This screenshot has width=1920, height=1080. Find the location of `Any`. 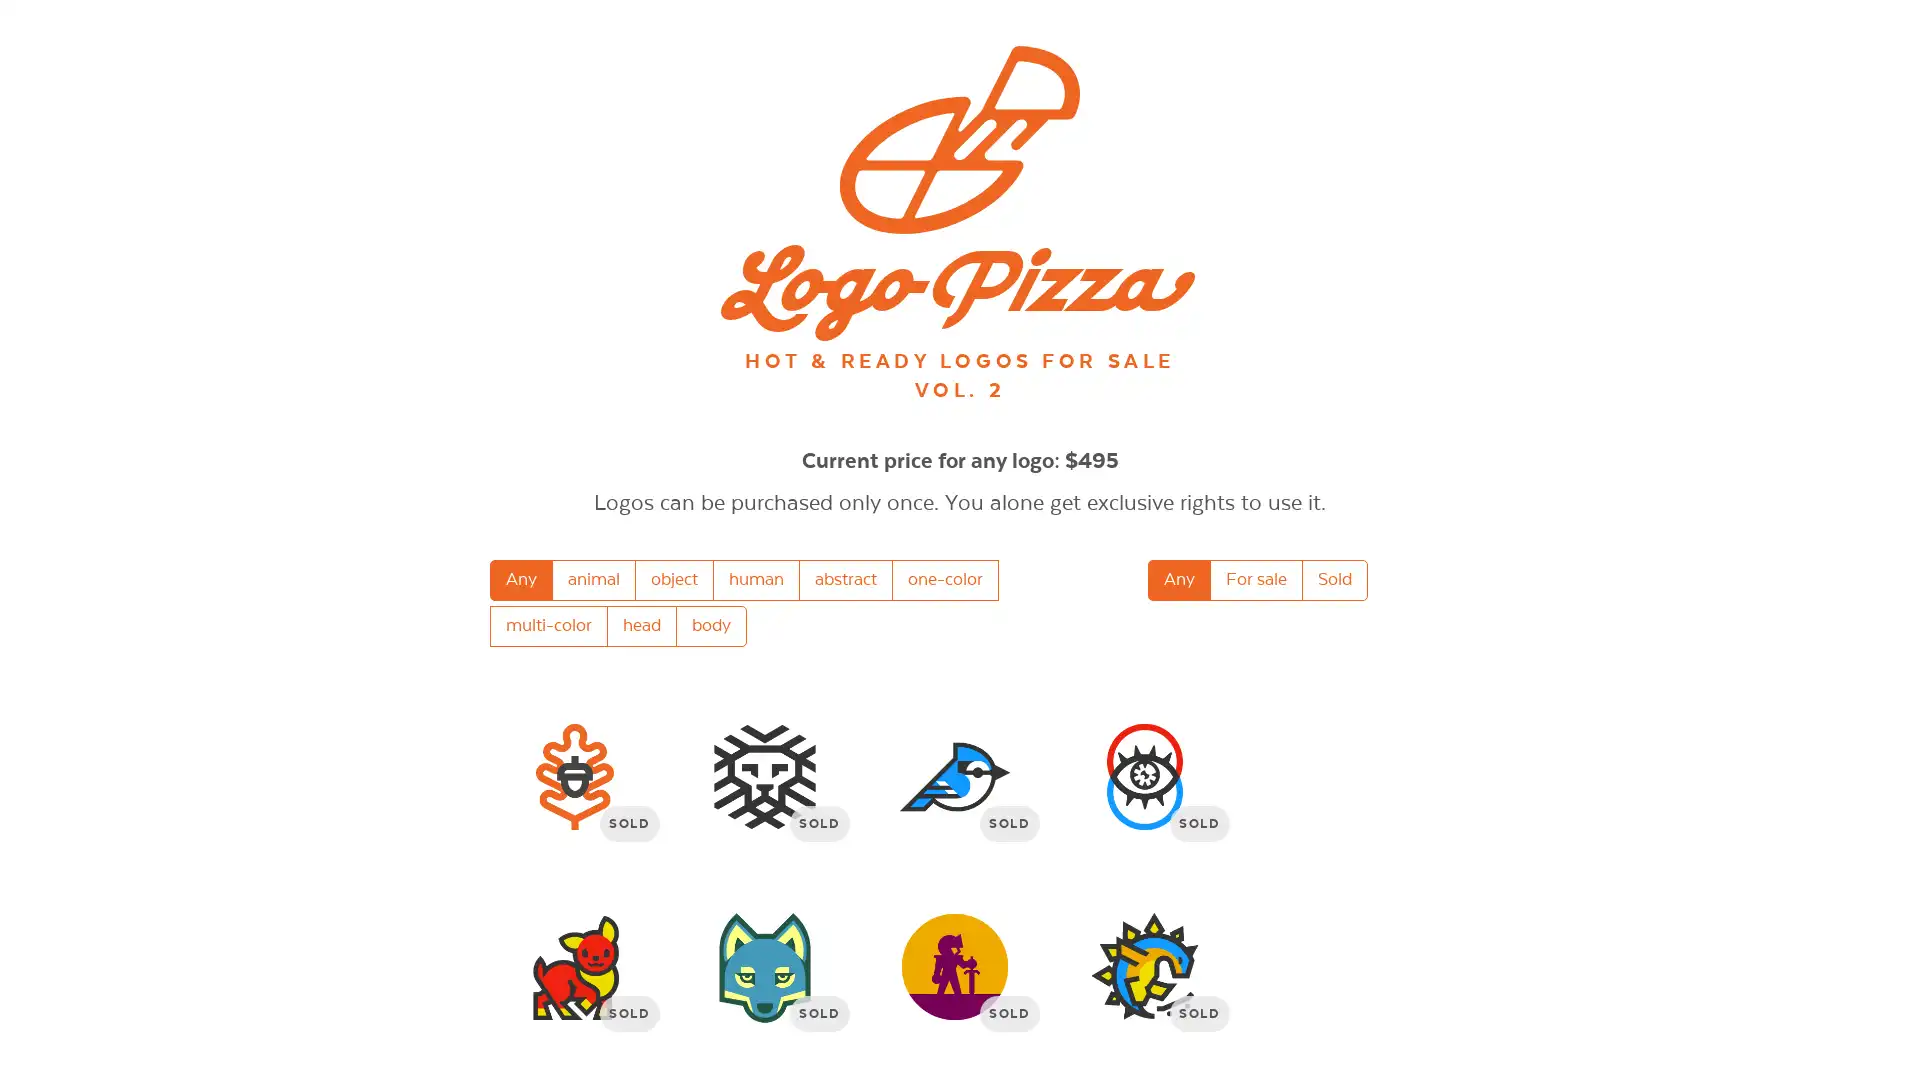

Any is located at coordinates (1179, 580).